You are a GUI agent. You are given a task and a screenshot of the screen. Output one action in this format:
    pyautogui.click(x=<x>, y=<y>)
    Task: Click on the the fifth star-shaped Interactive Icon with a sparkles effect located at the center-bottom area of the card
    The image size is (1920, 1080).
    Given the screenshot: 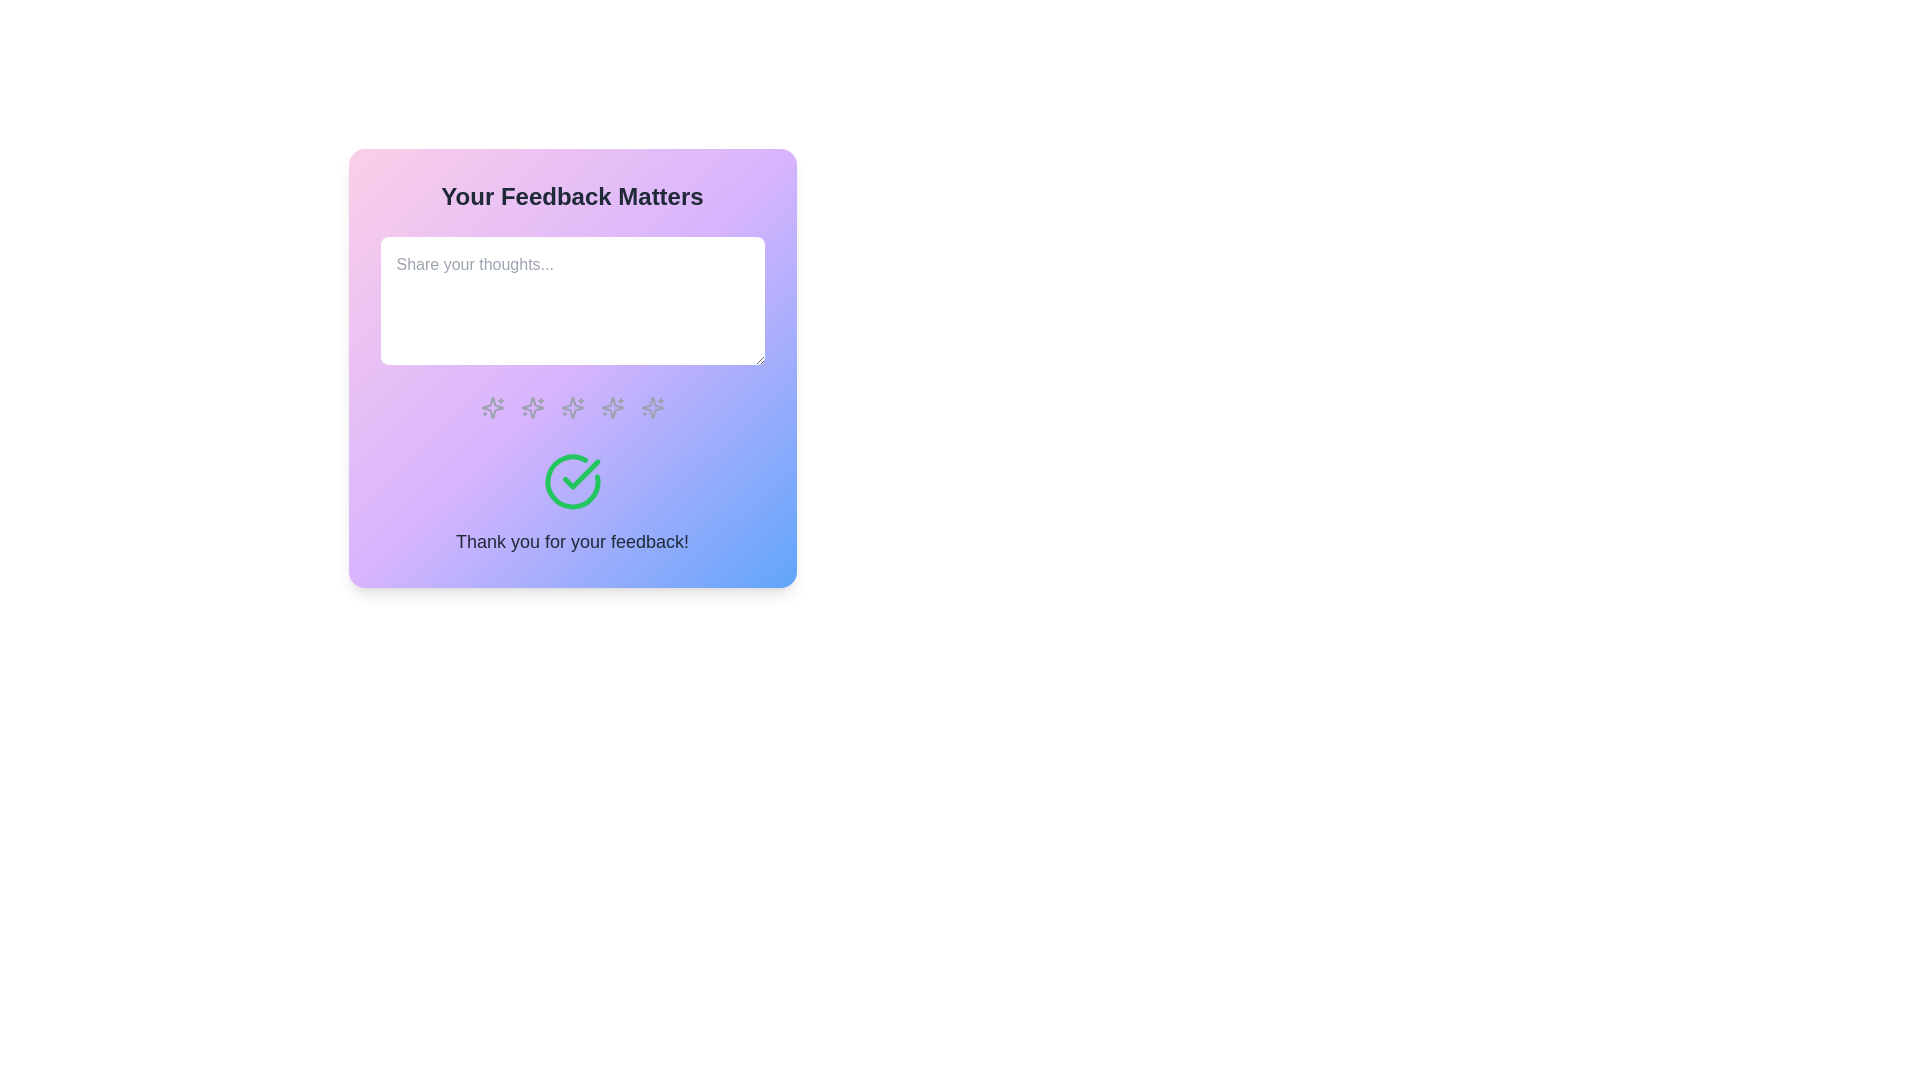 What is the action you would take?
    pyautogui.click(x=652, y=407)
    